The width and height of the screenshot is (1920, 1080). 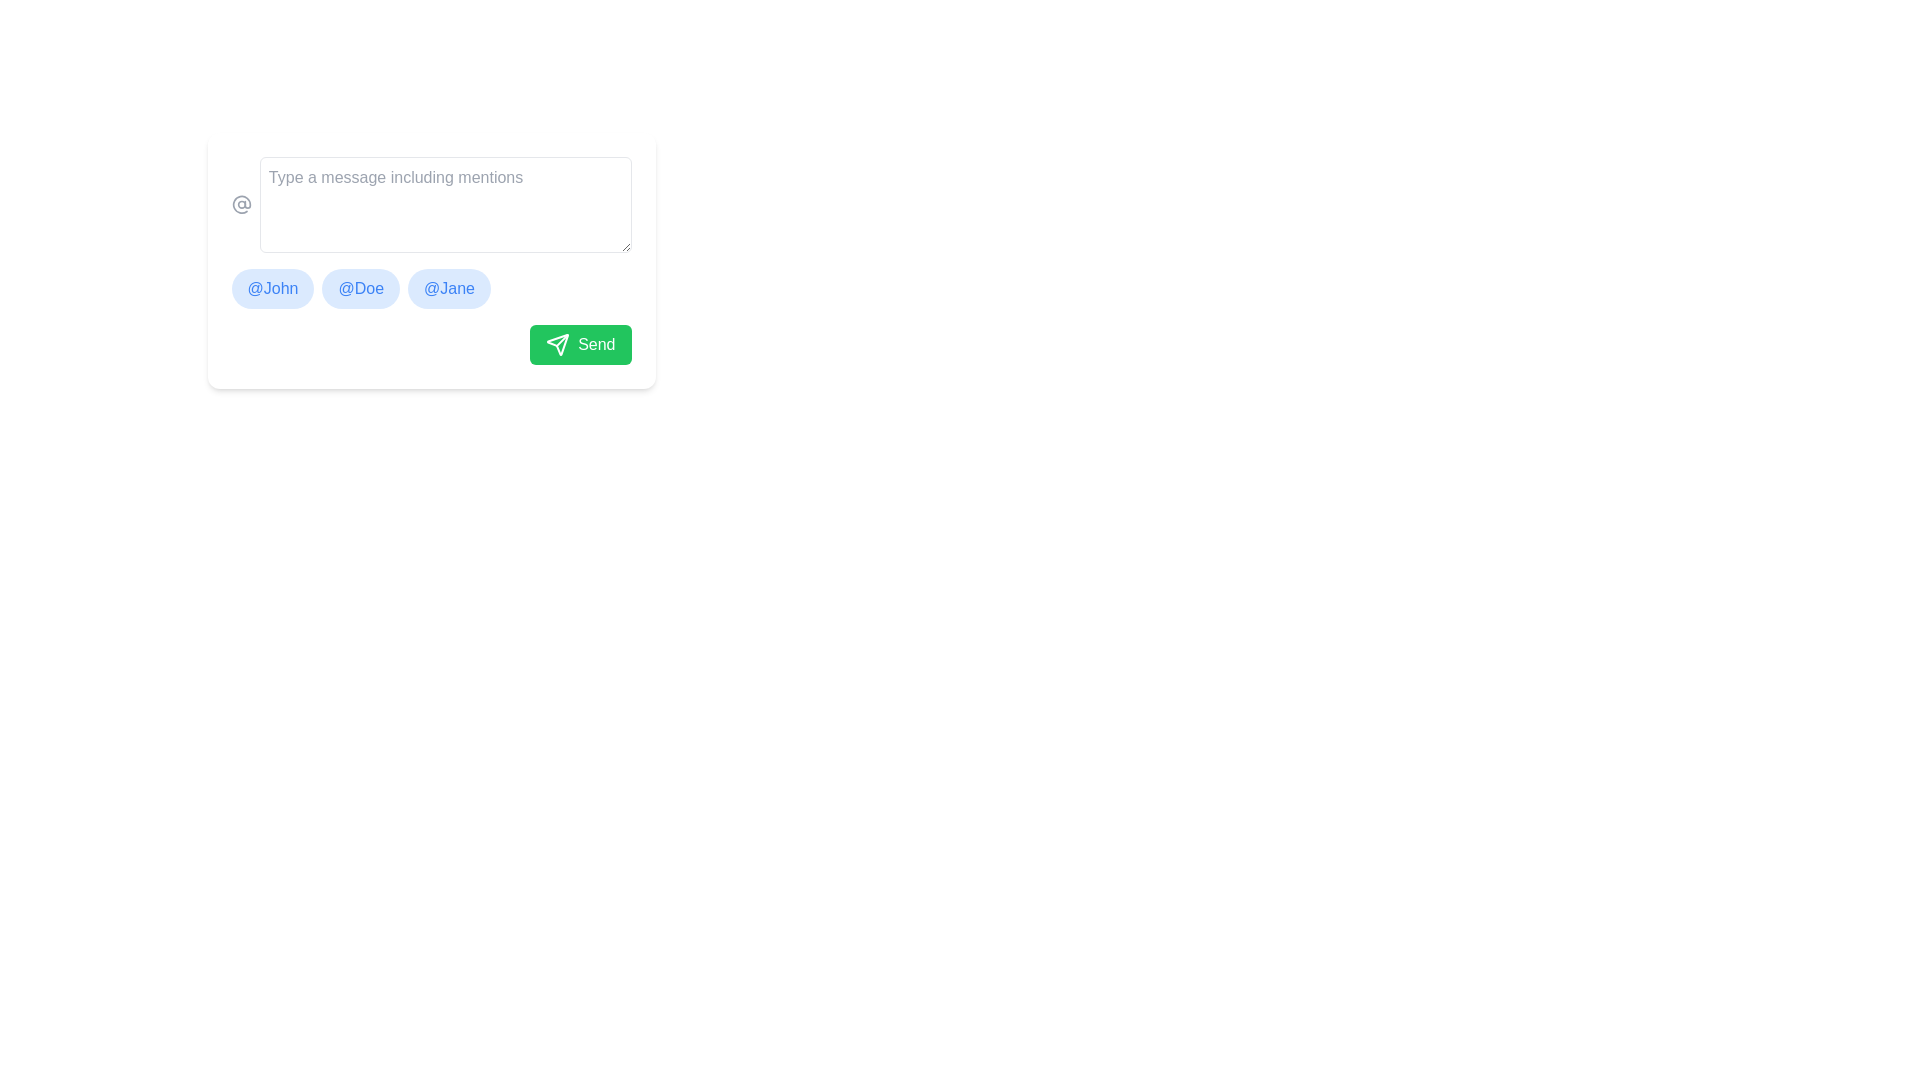 I want to click on the pill-shaped button with a light blue background and blue text displaying '@Jane' to interact with it, so click(x=448, y=289).